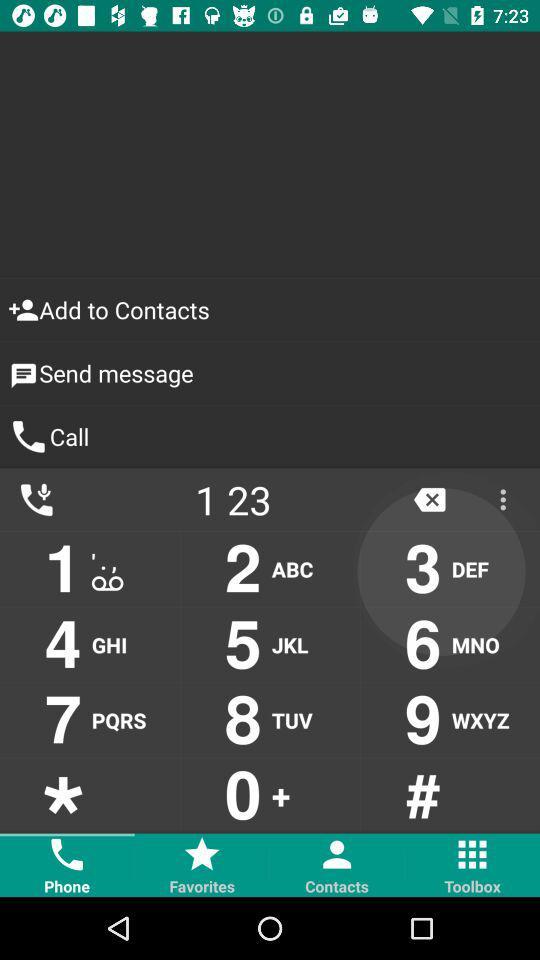 Image resolution: width=540 pixels, height=960 pixels. Describe the element at coordinates (270, 310) in the screenshot. I see `add to contacts` at that location.